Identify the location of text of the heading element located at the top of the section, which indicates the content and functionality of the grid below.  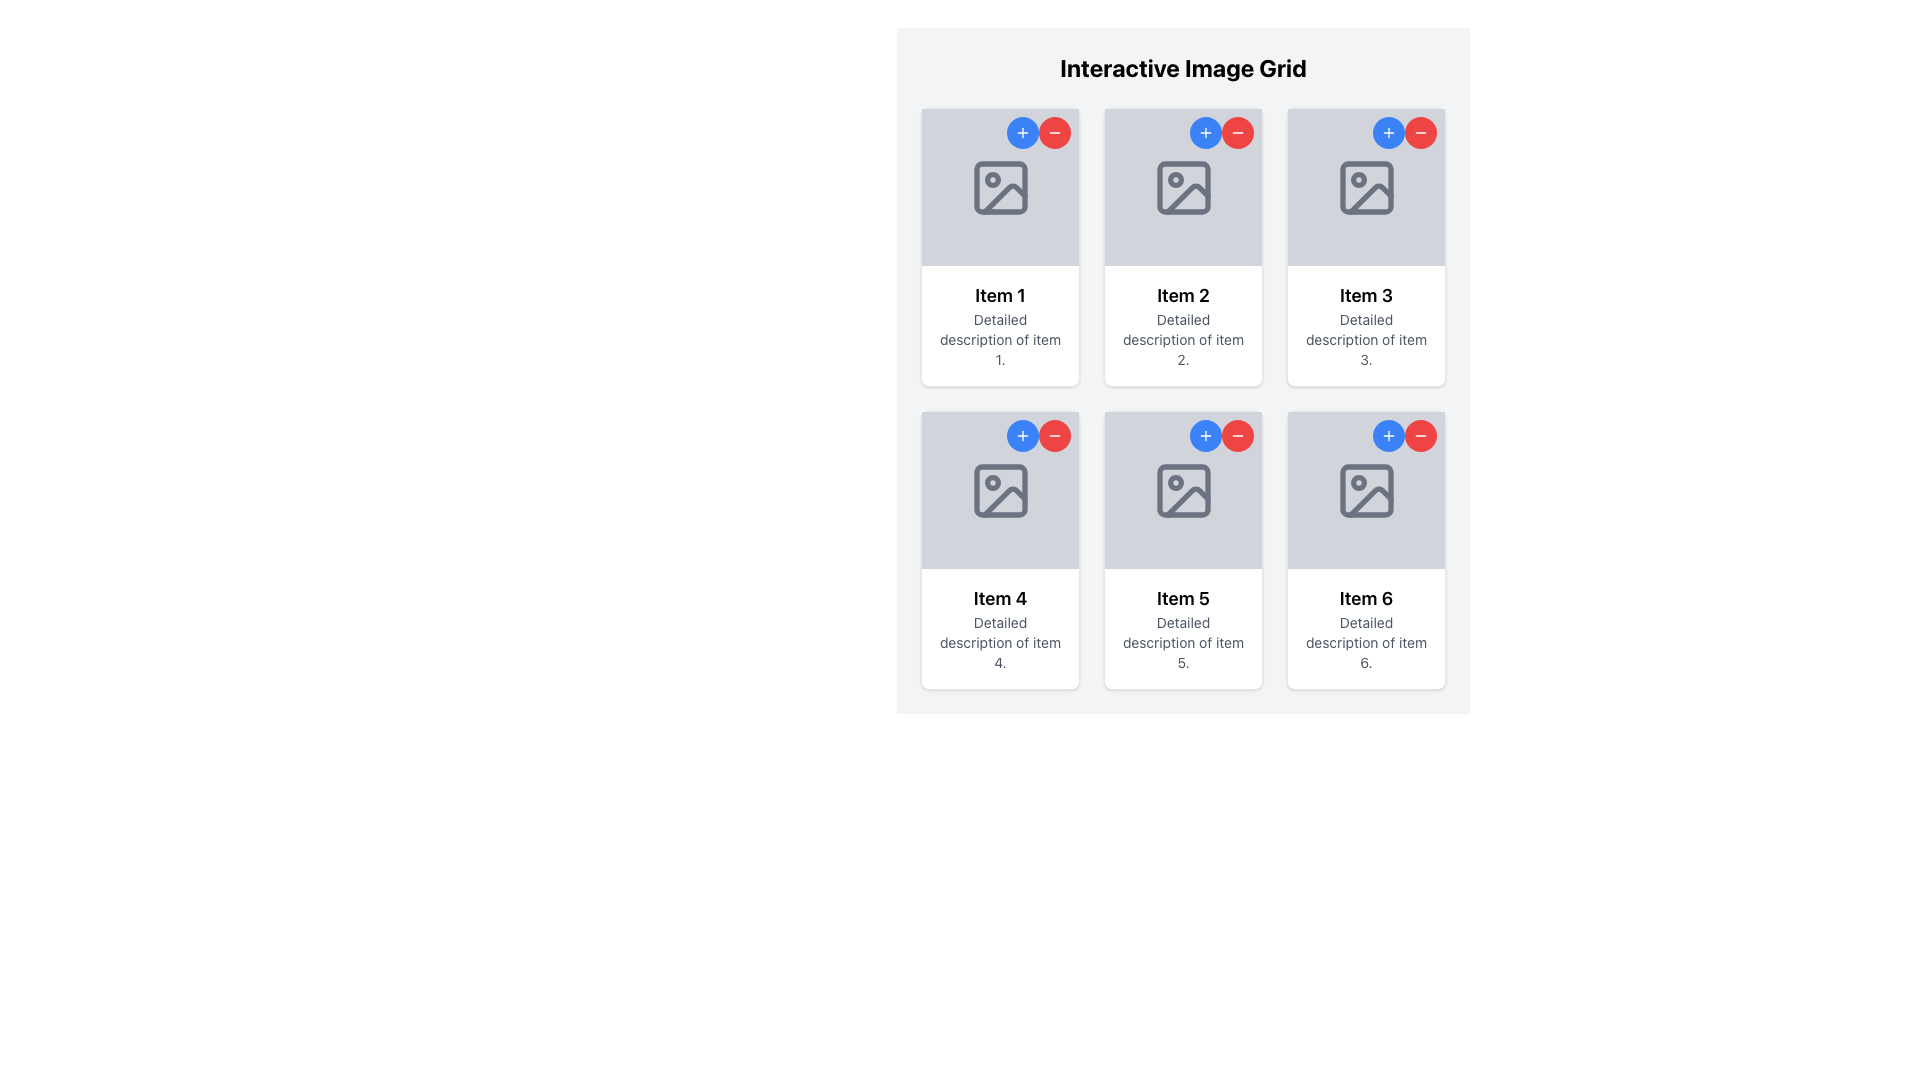
(1183, 67).